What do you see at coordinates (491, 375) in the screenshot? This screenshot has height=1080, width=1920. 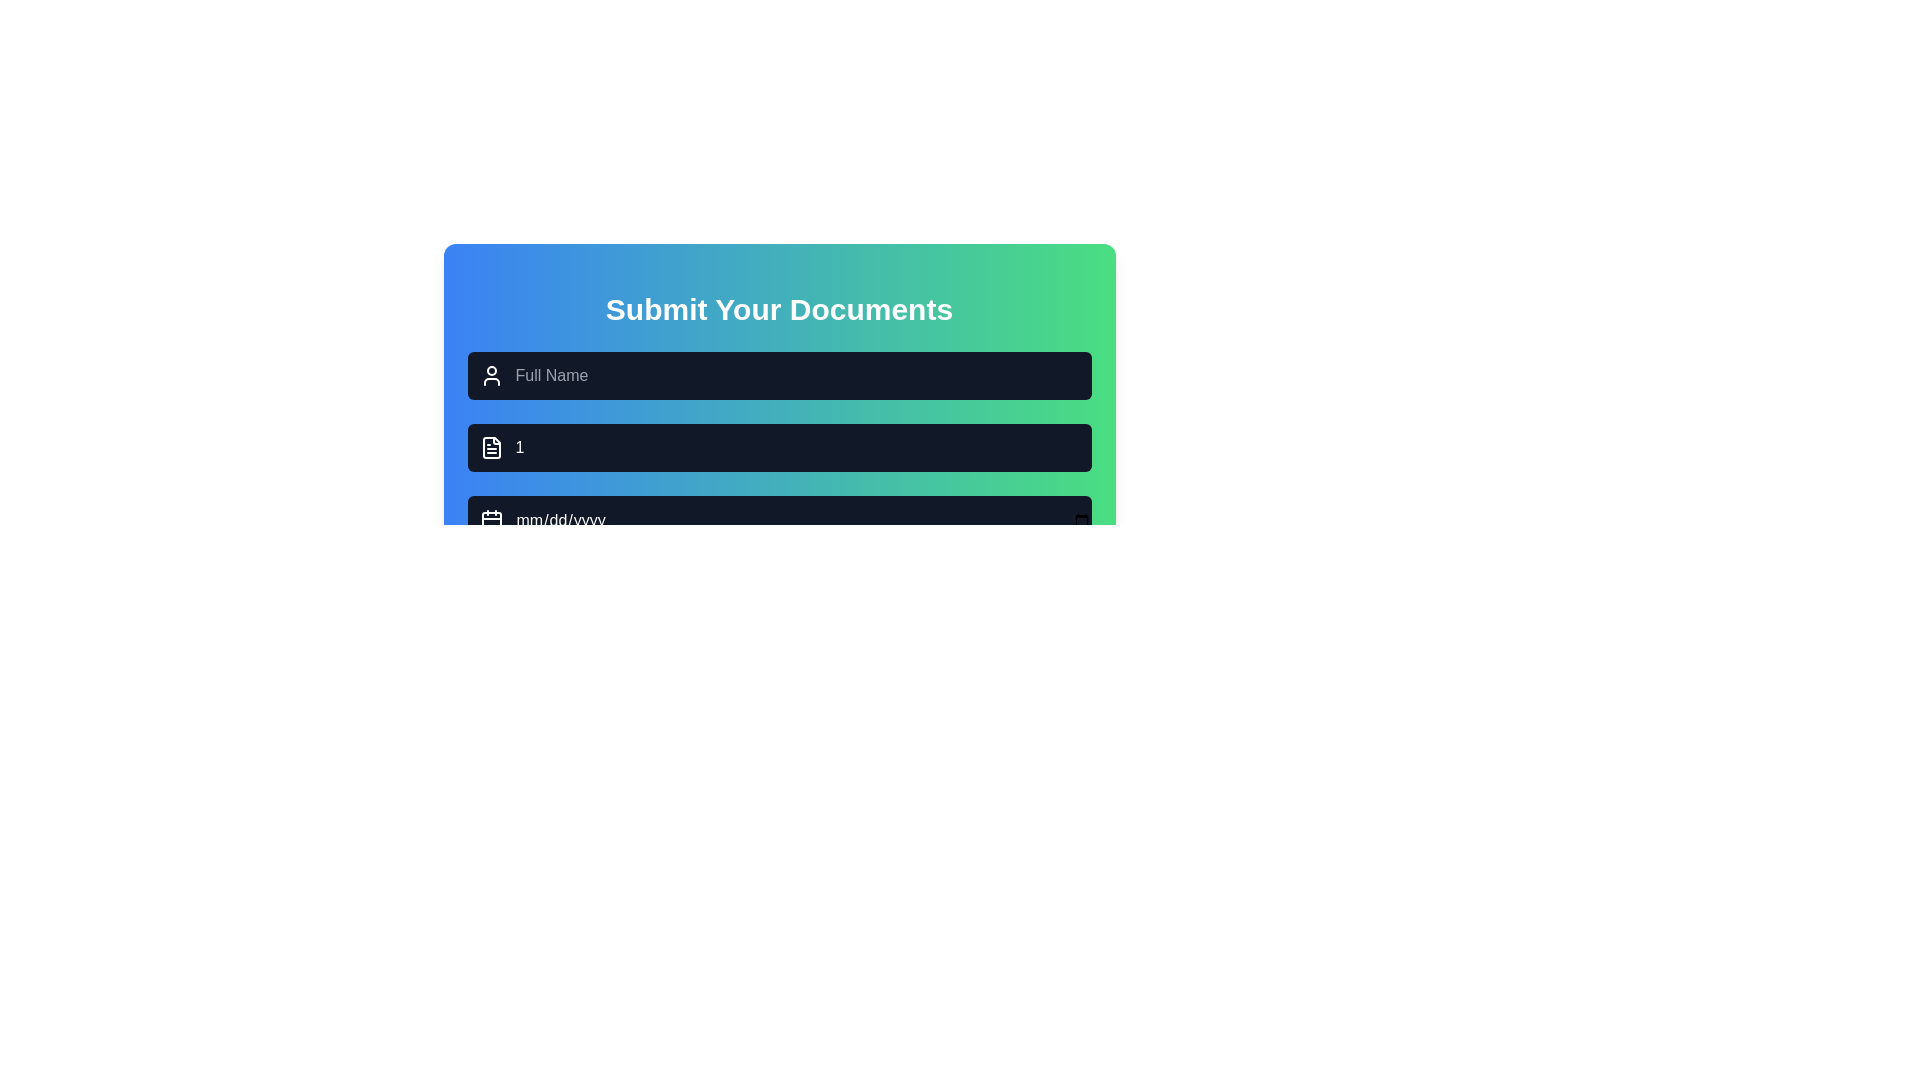 I see `the icon that signifies the adjacent text input field for entering user-related details, located to the left of the 'Full Name' input field in the 'Submit Your Documents' form` at bounding box center [491, 375].